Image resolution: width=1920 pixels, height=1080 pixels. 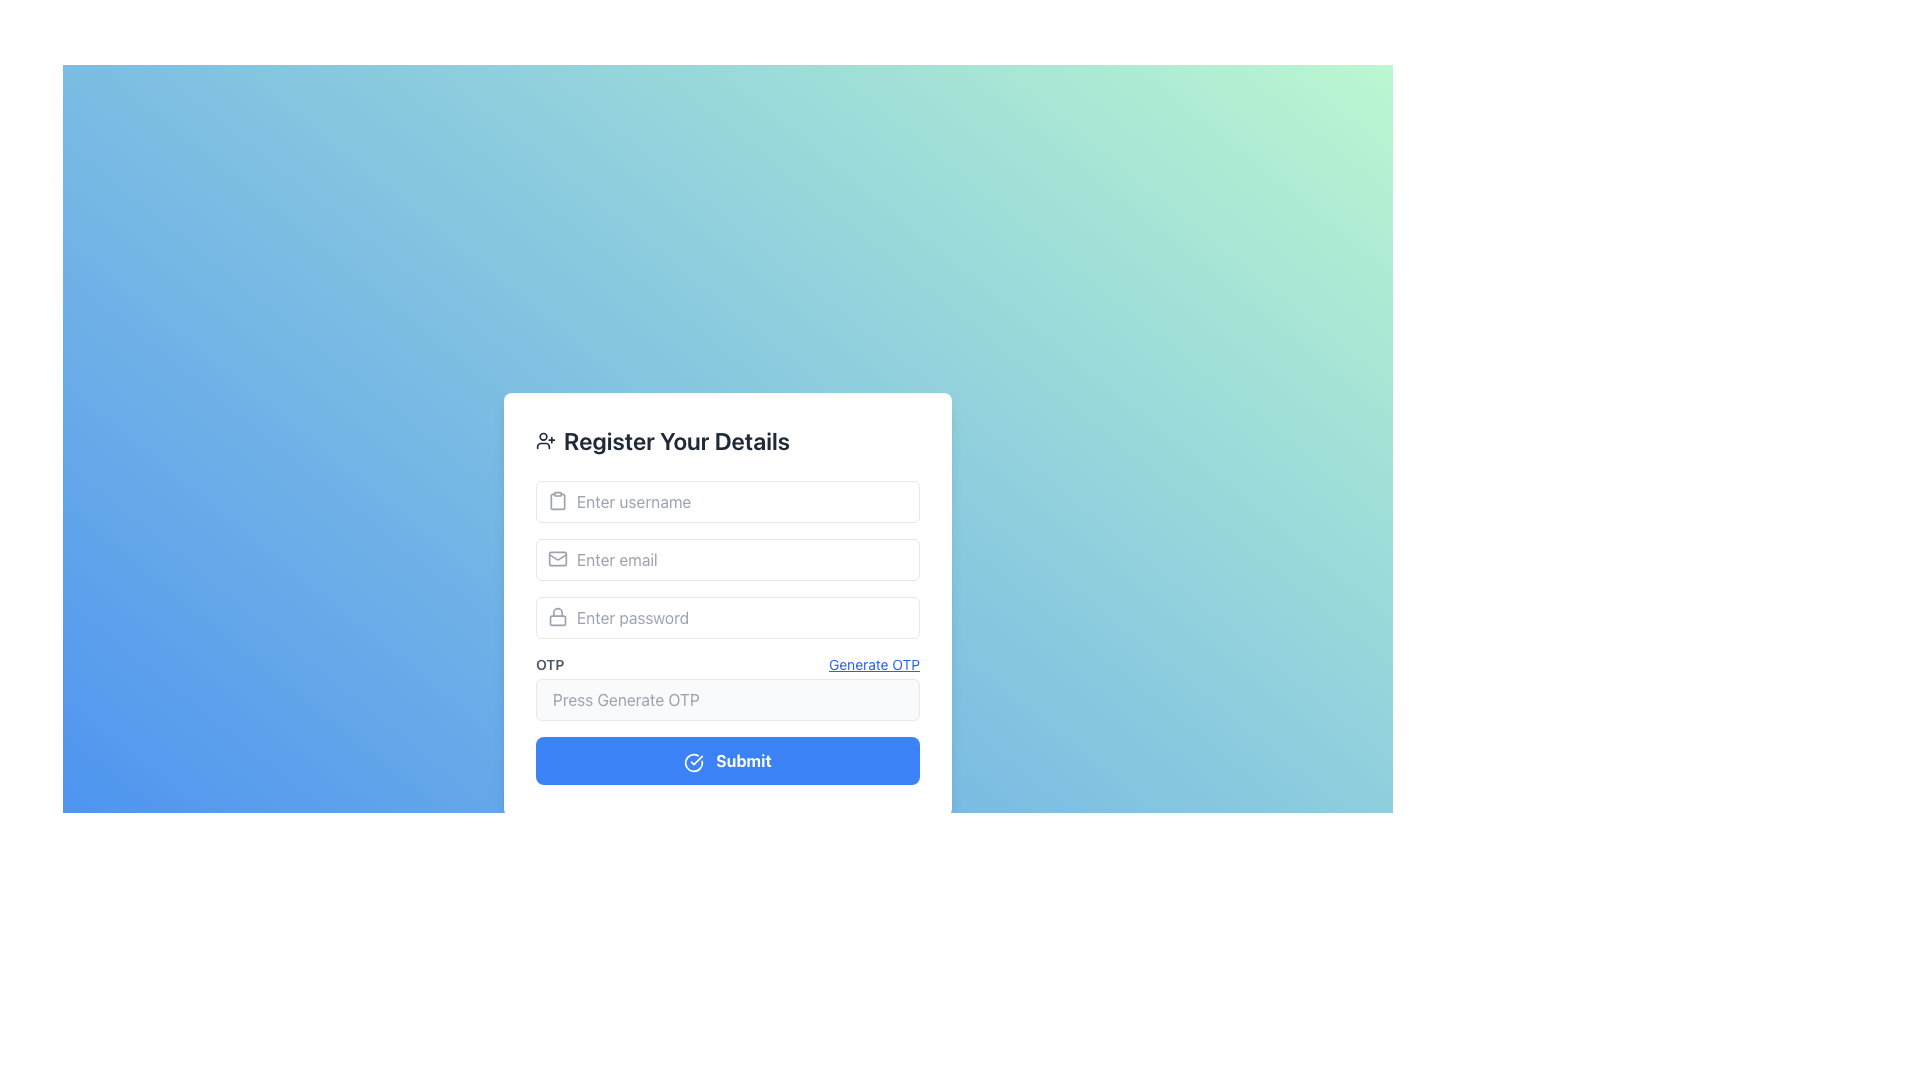 What do you see at coordinates (727, 616) in the screenshot?
I see `the Password input field by tabbing from the previous input field, which is located directly above it in the form` at bounding box center [727, 616].